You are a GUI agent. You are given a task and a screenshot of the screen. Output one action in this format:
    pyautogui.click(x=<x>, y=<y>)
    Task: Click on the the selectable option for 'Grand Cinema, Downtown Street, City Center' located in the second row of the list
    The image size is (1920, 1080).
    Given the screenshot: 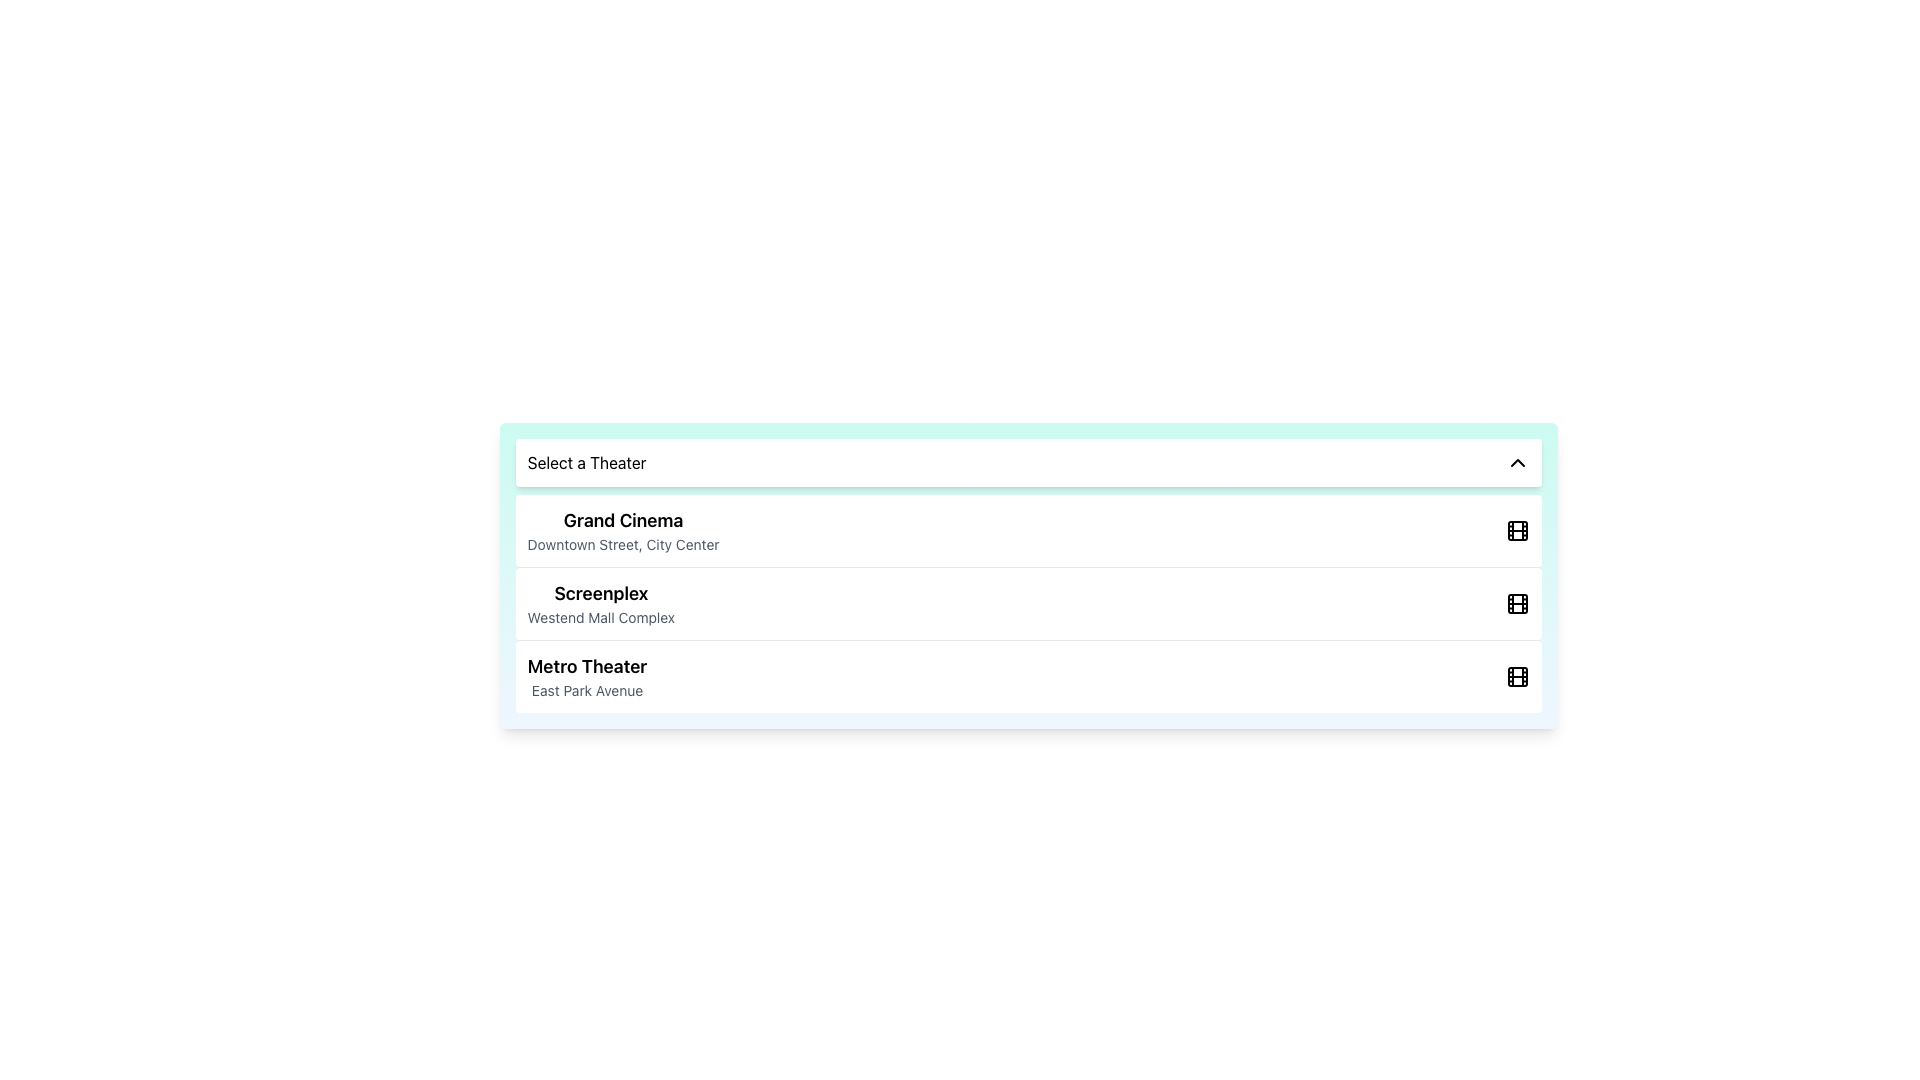 What is the action you would take?
    pyautogui.click(x=622, y=530)
    